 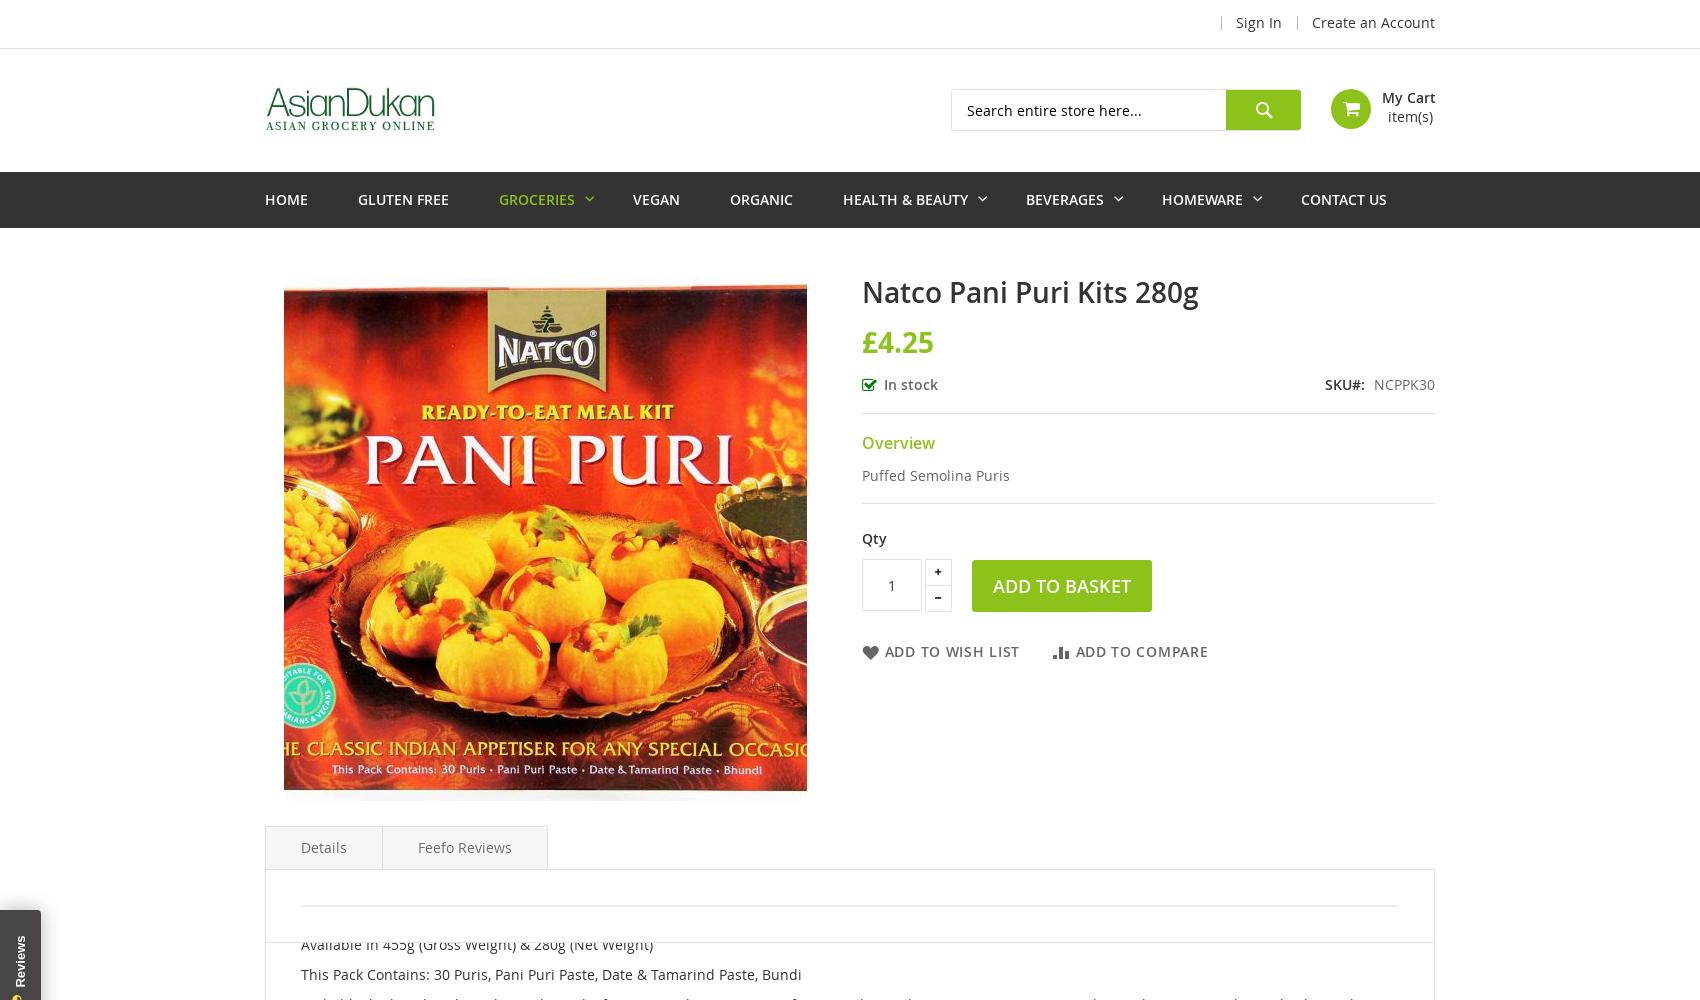 I want to click on 'Create an Account', so click(x=1373, y=22).